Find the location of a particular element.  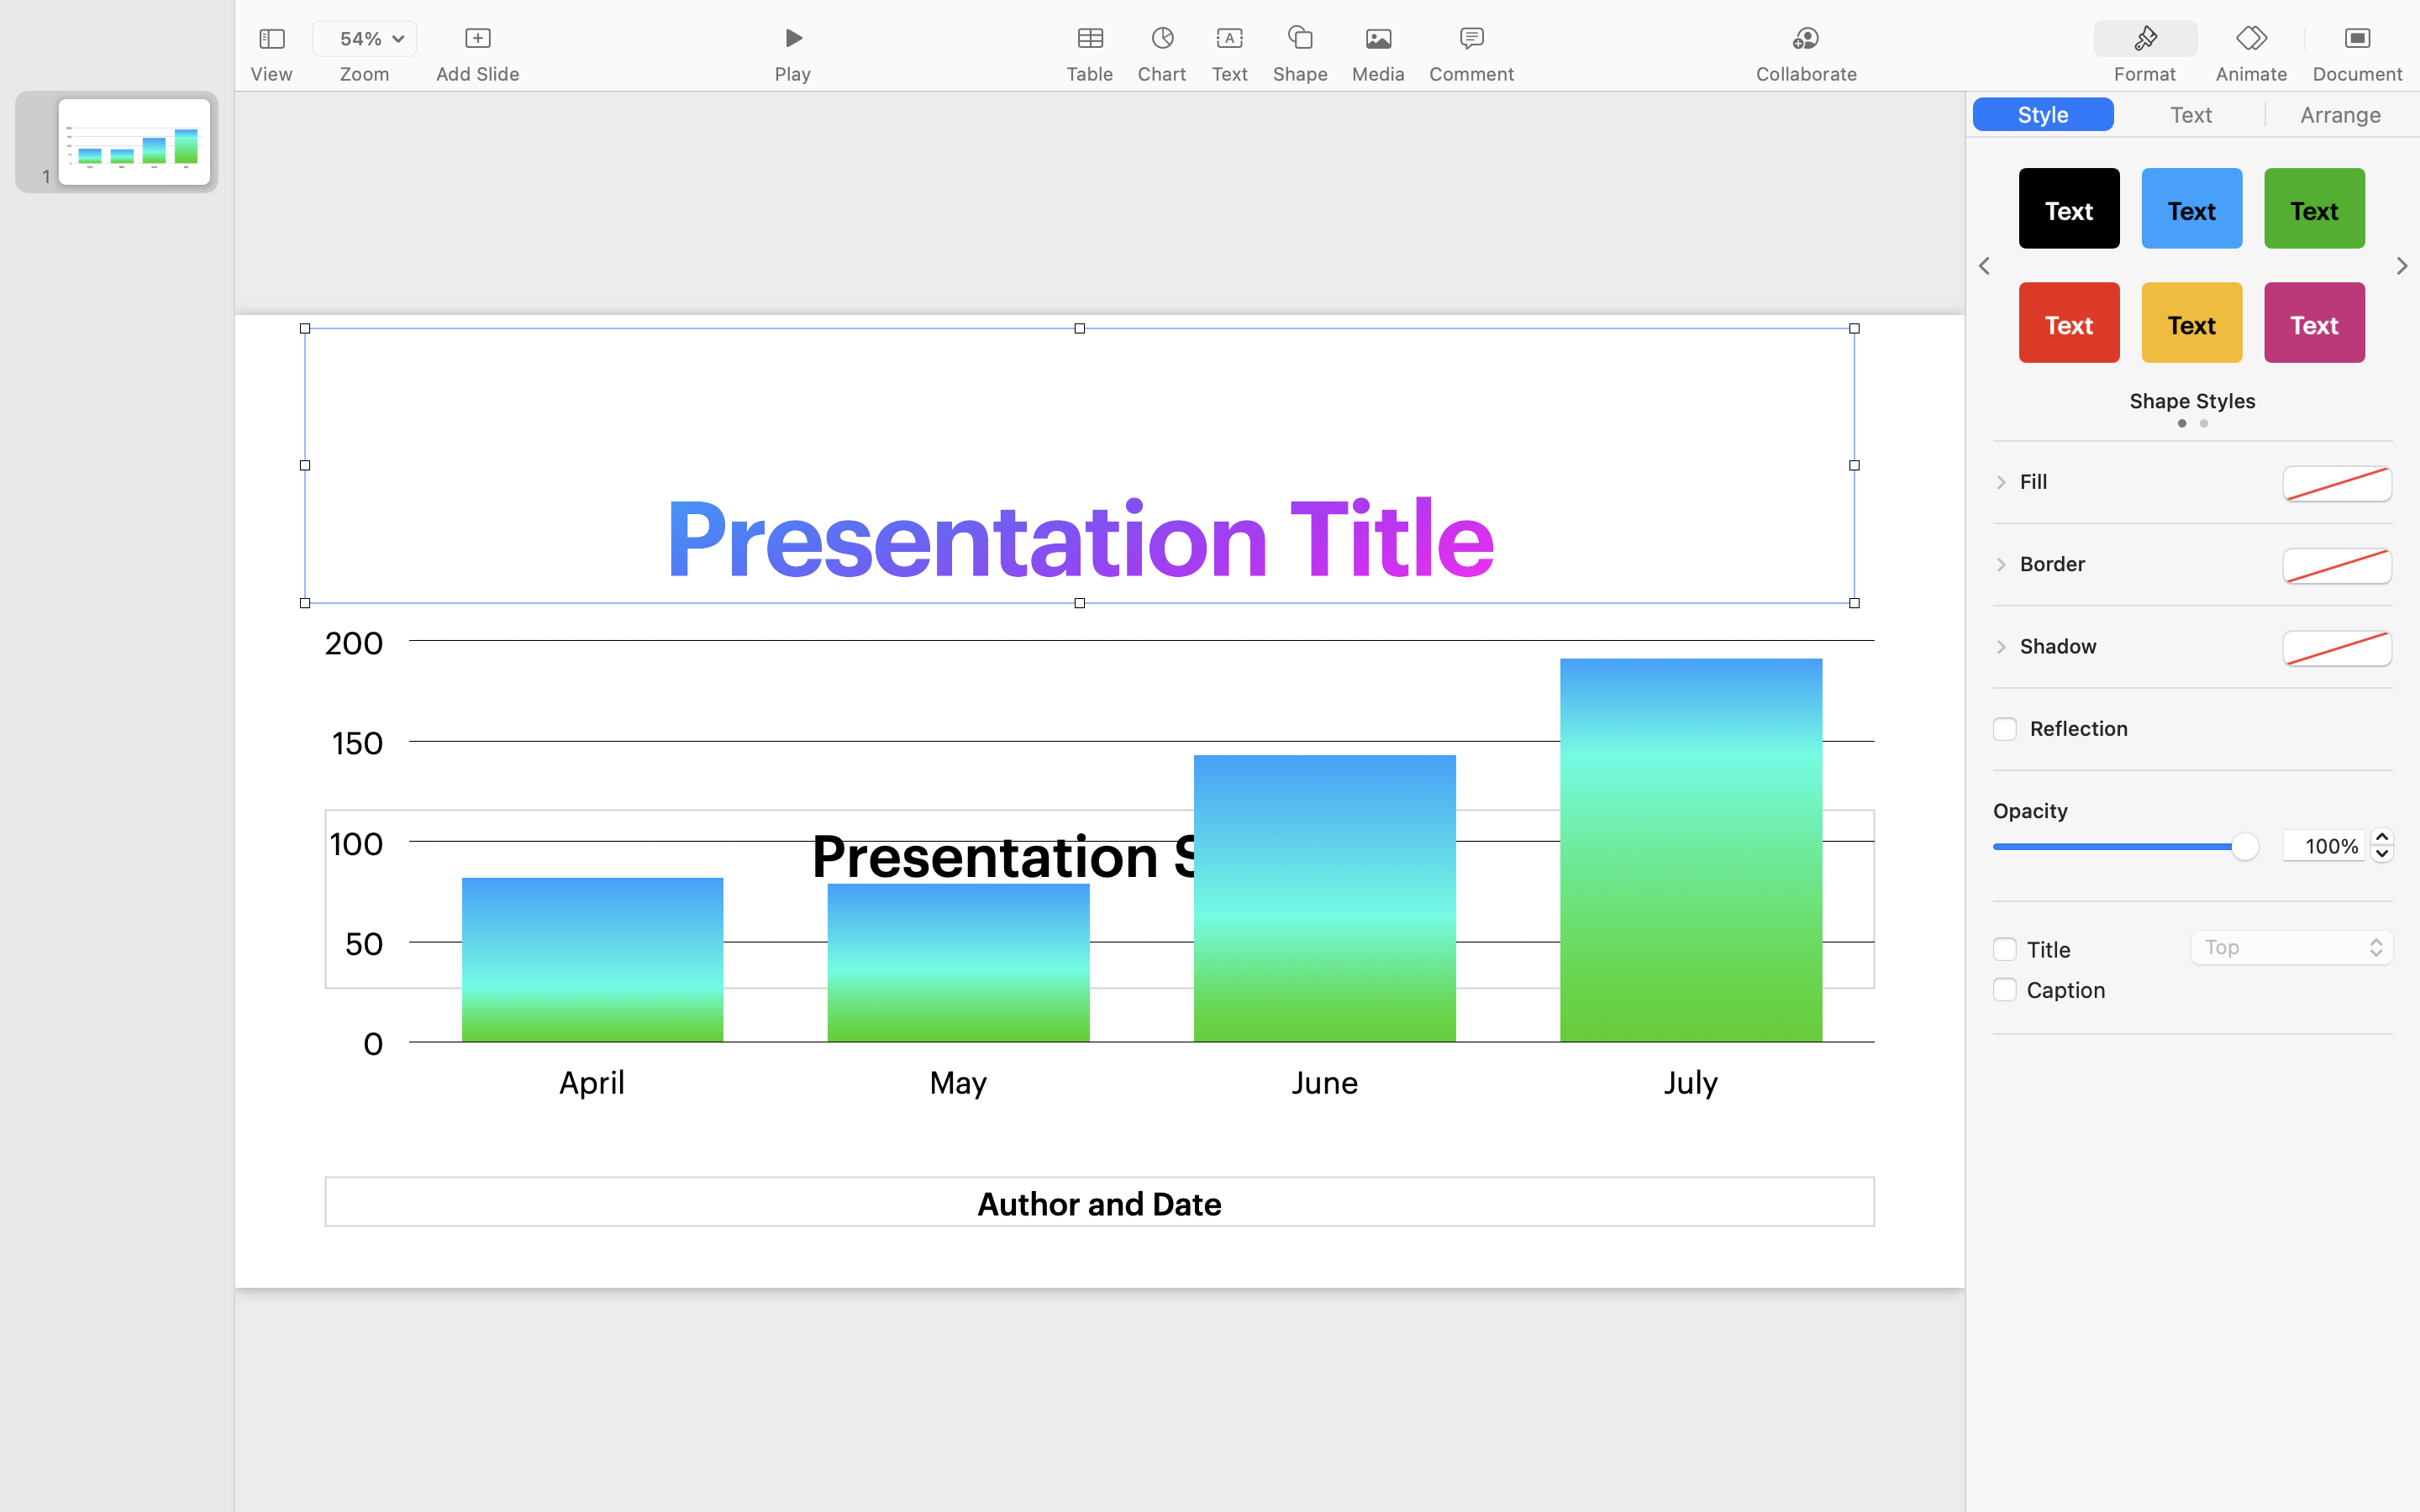

'Document' is located at coordinates (2356, 74).